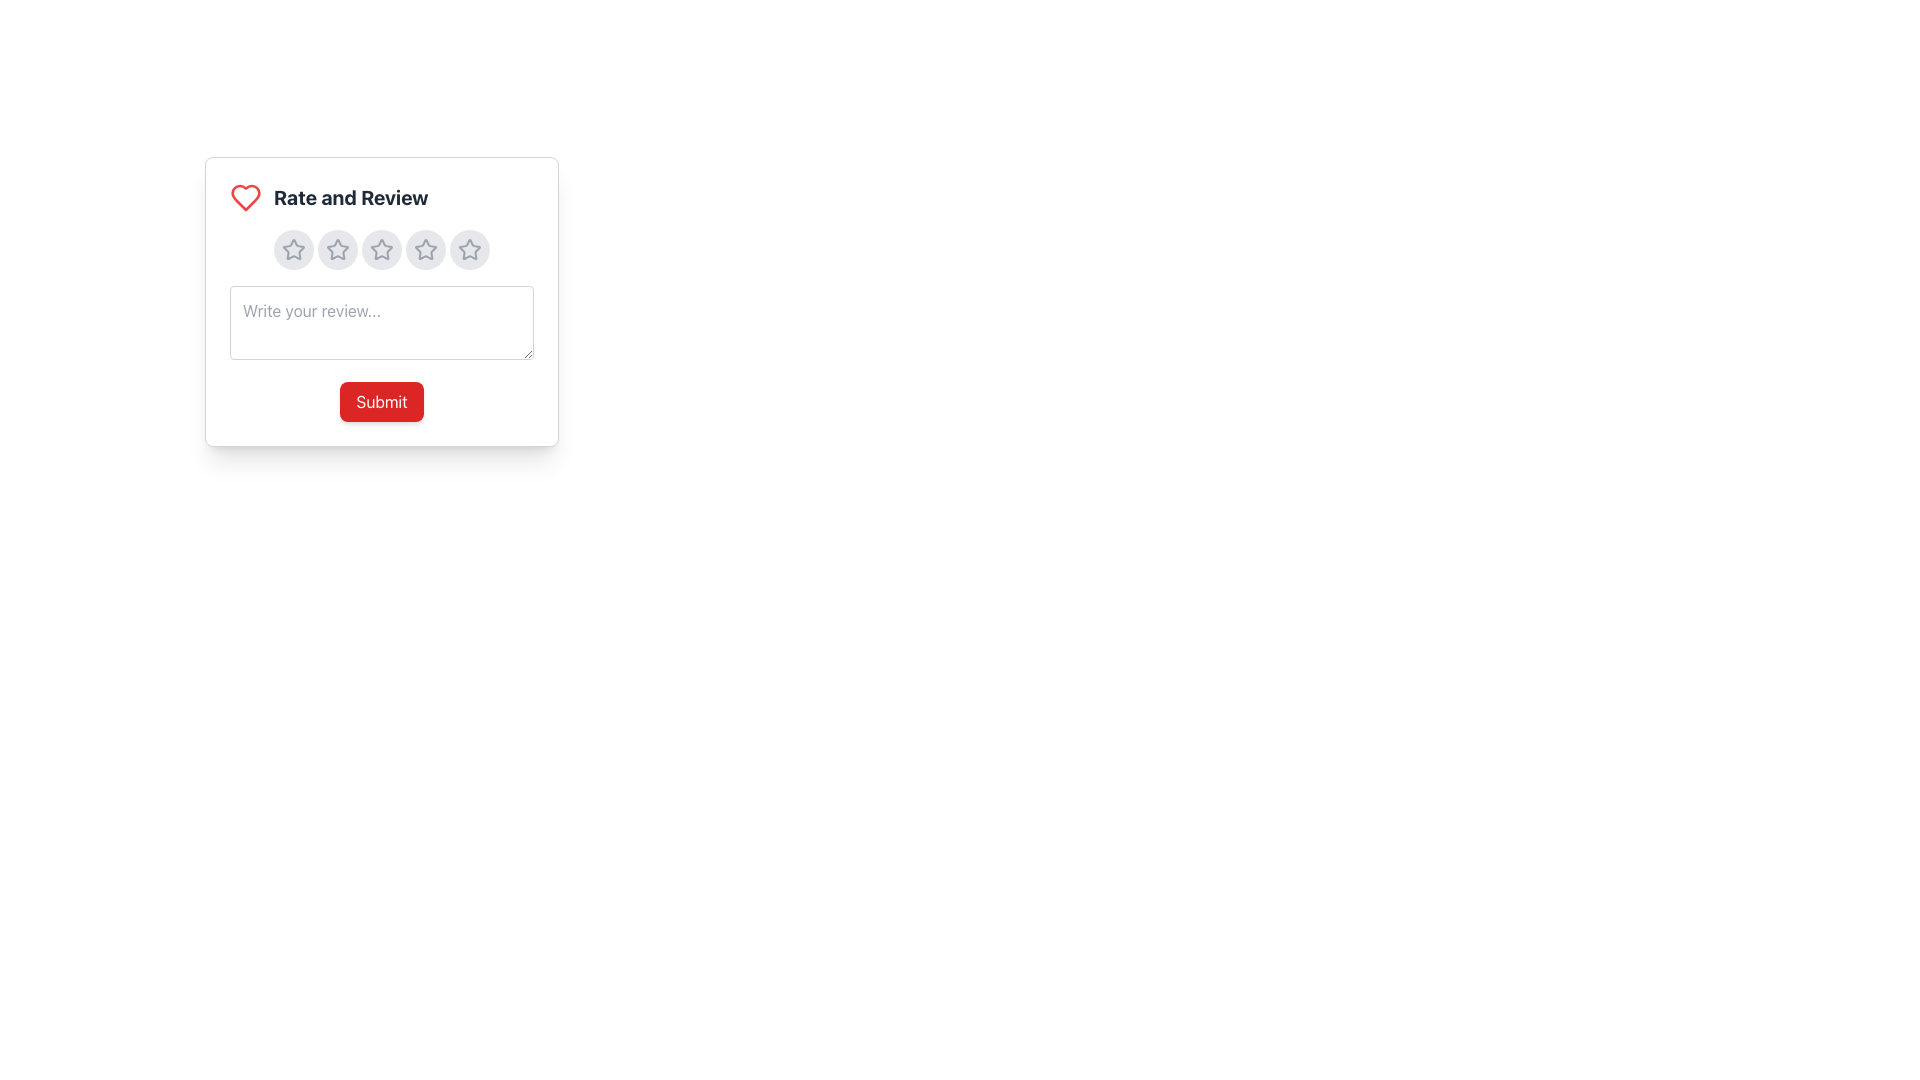 This screenshot has height=1080, width=1920. Describe the element at coordinates (337, 249) in the screenshot. I see `the second star icon button used for rating satisfaction` at that location.